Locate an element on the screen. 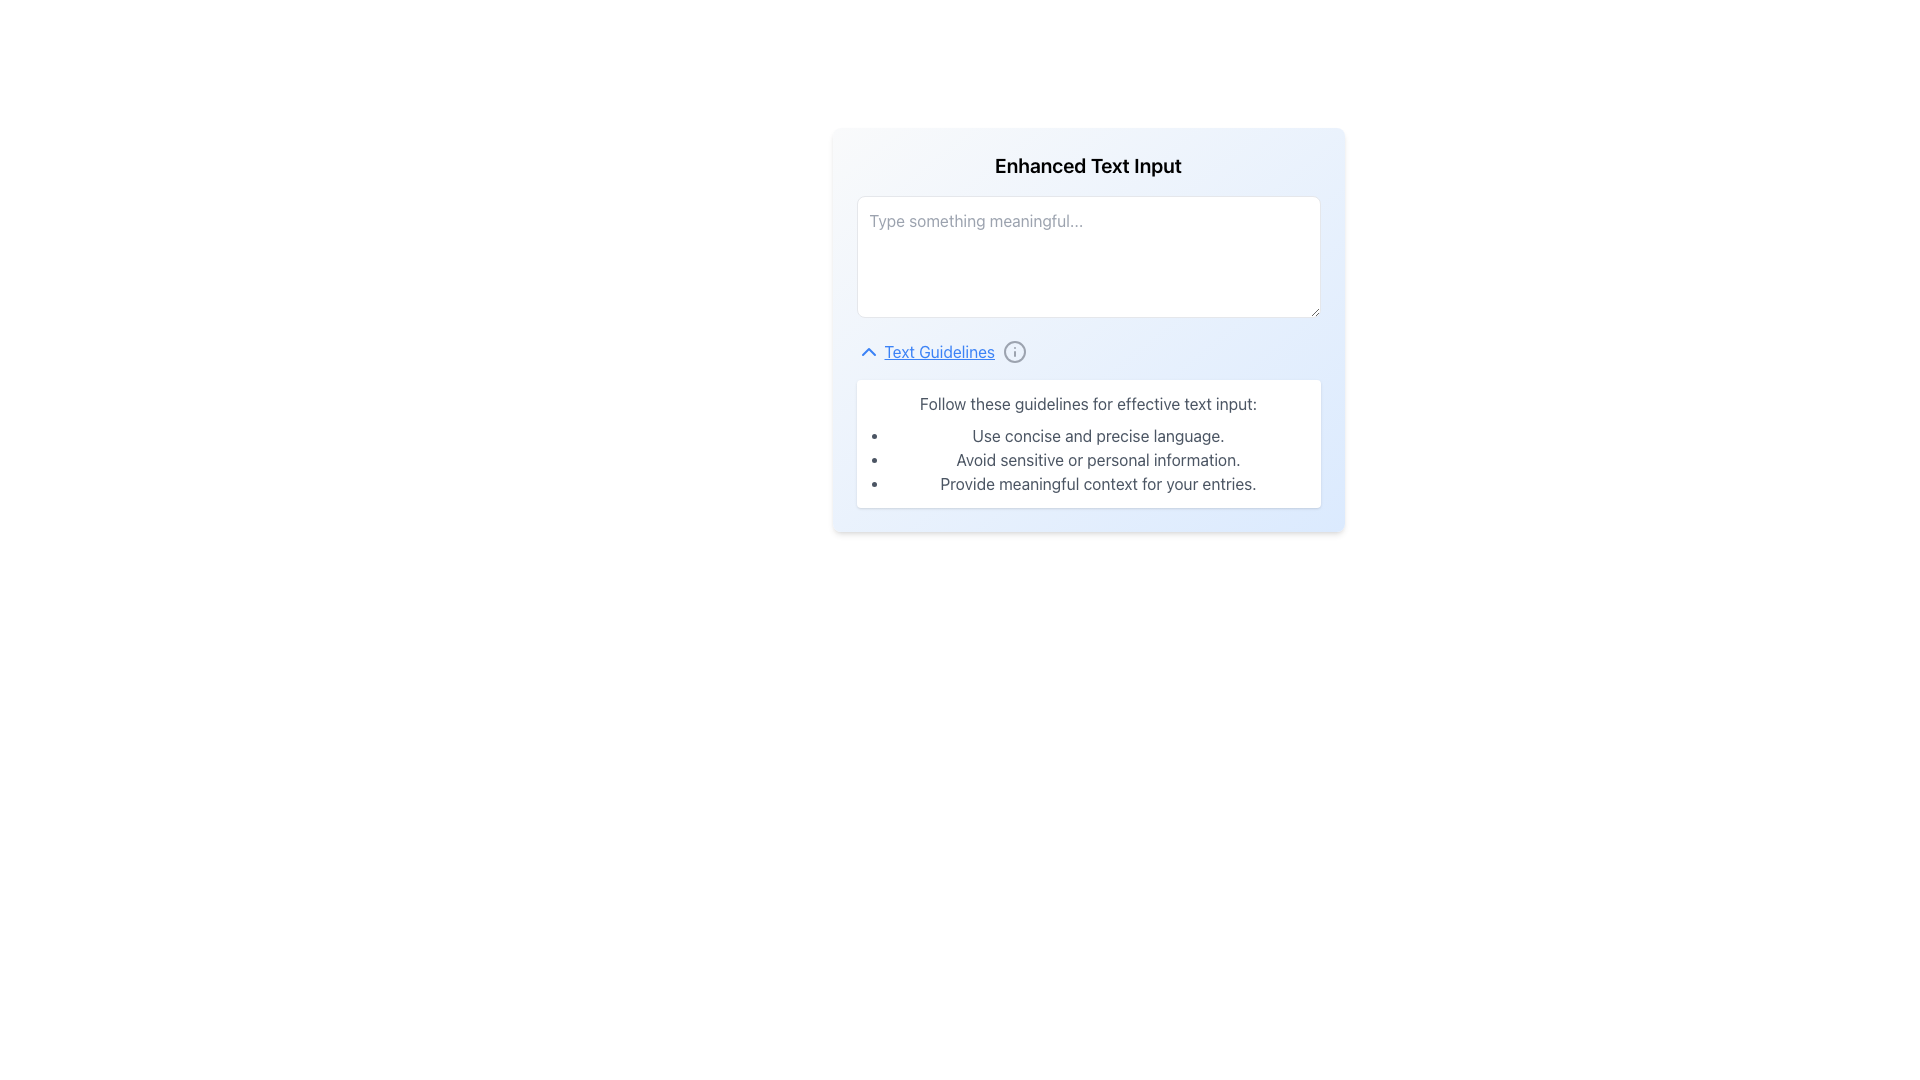 The image size is (1920, 1080). header text that serves as a title for the associated input field, located at the top of the section is located at coordinates (1087, 164).